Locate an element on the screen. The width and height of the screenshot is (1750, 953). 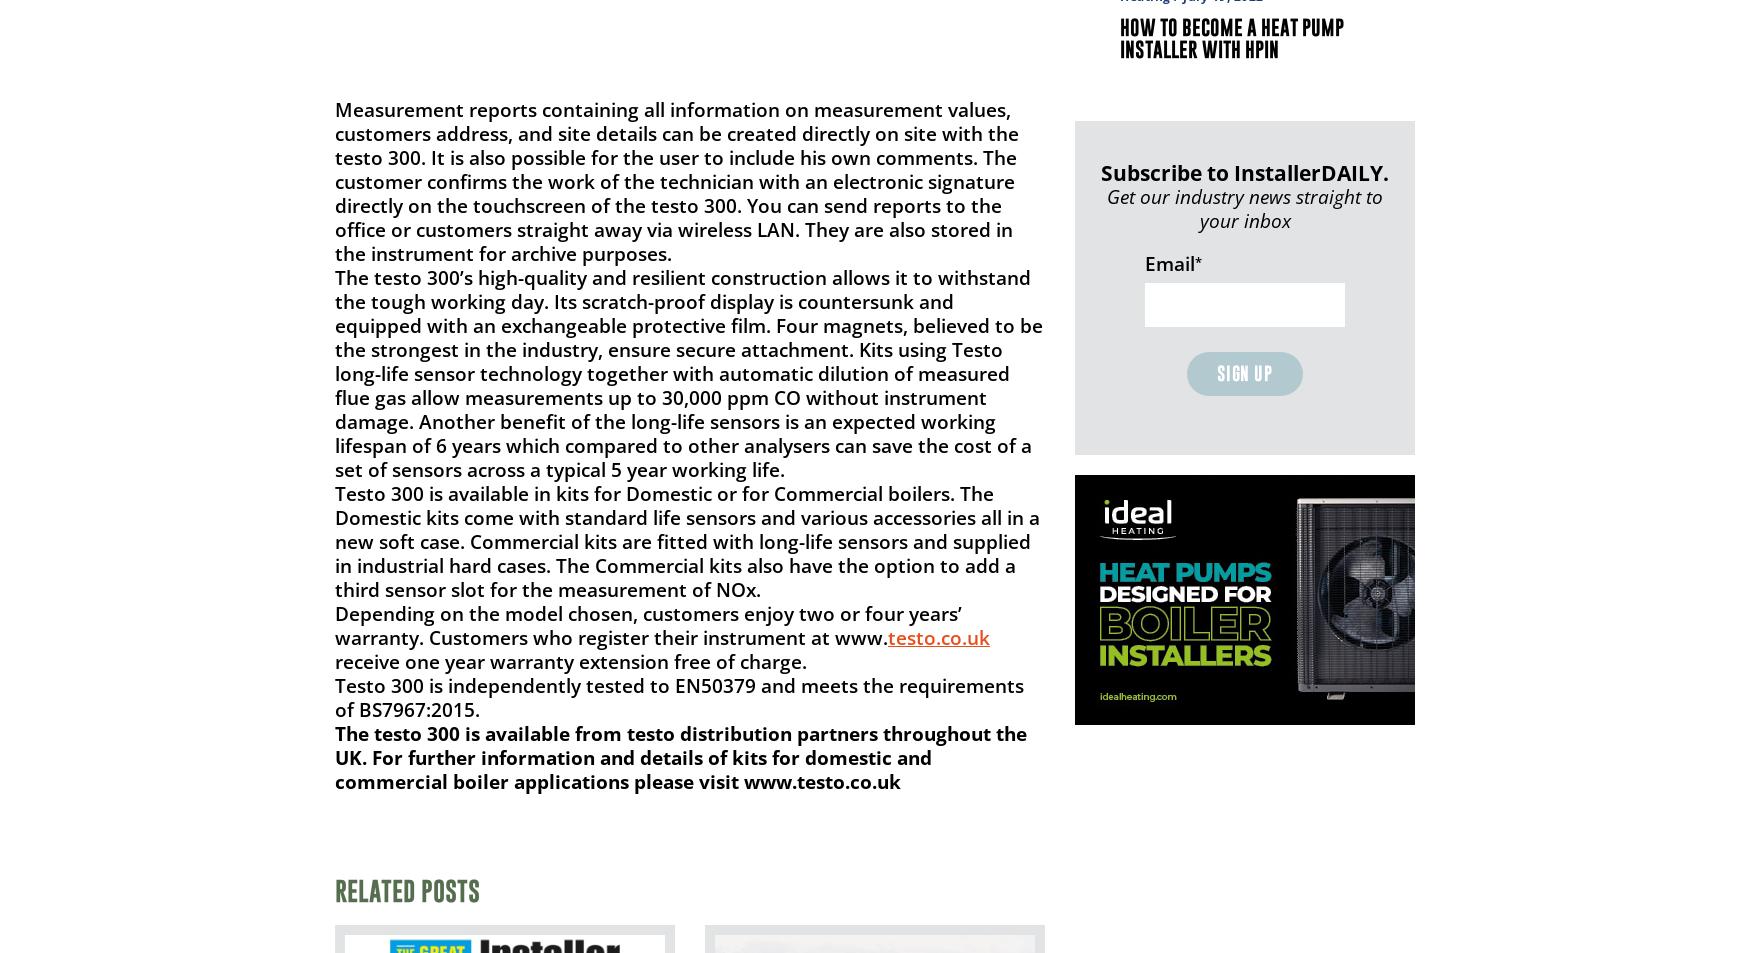
'testo.co.uk' is located at coordinates (939, 638).